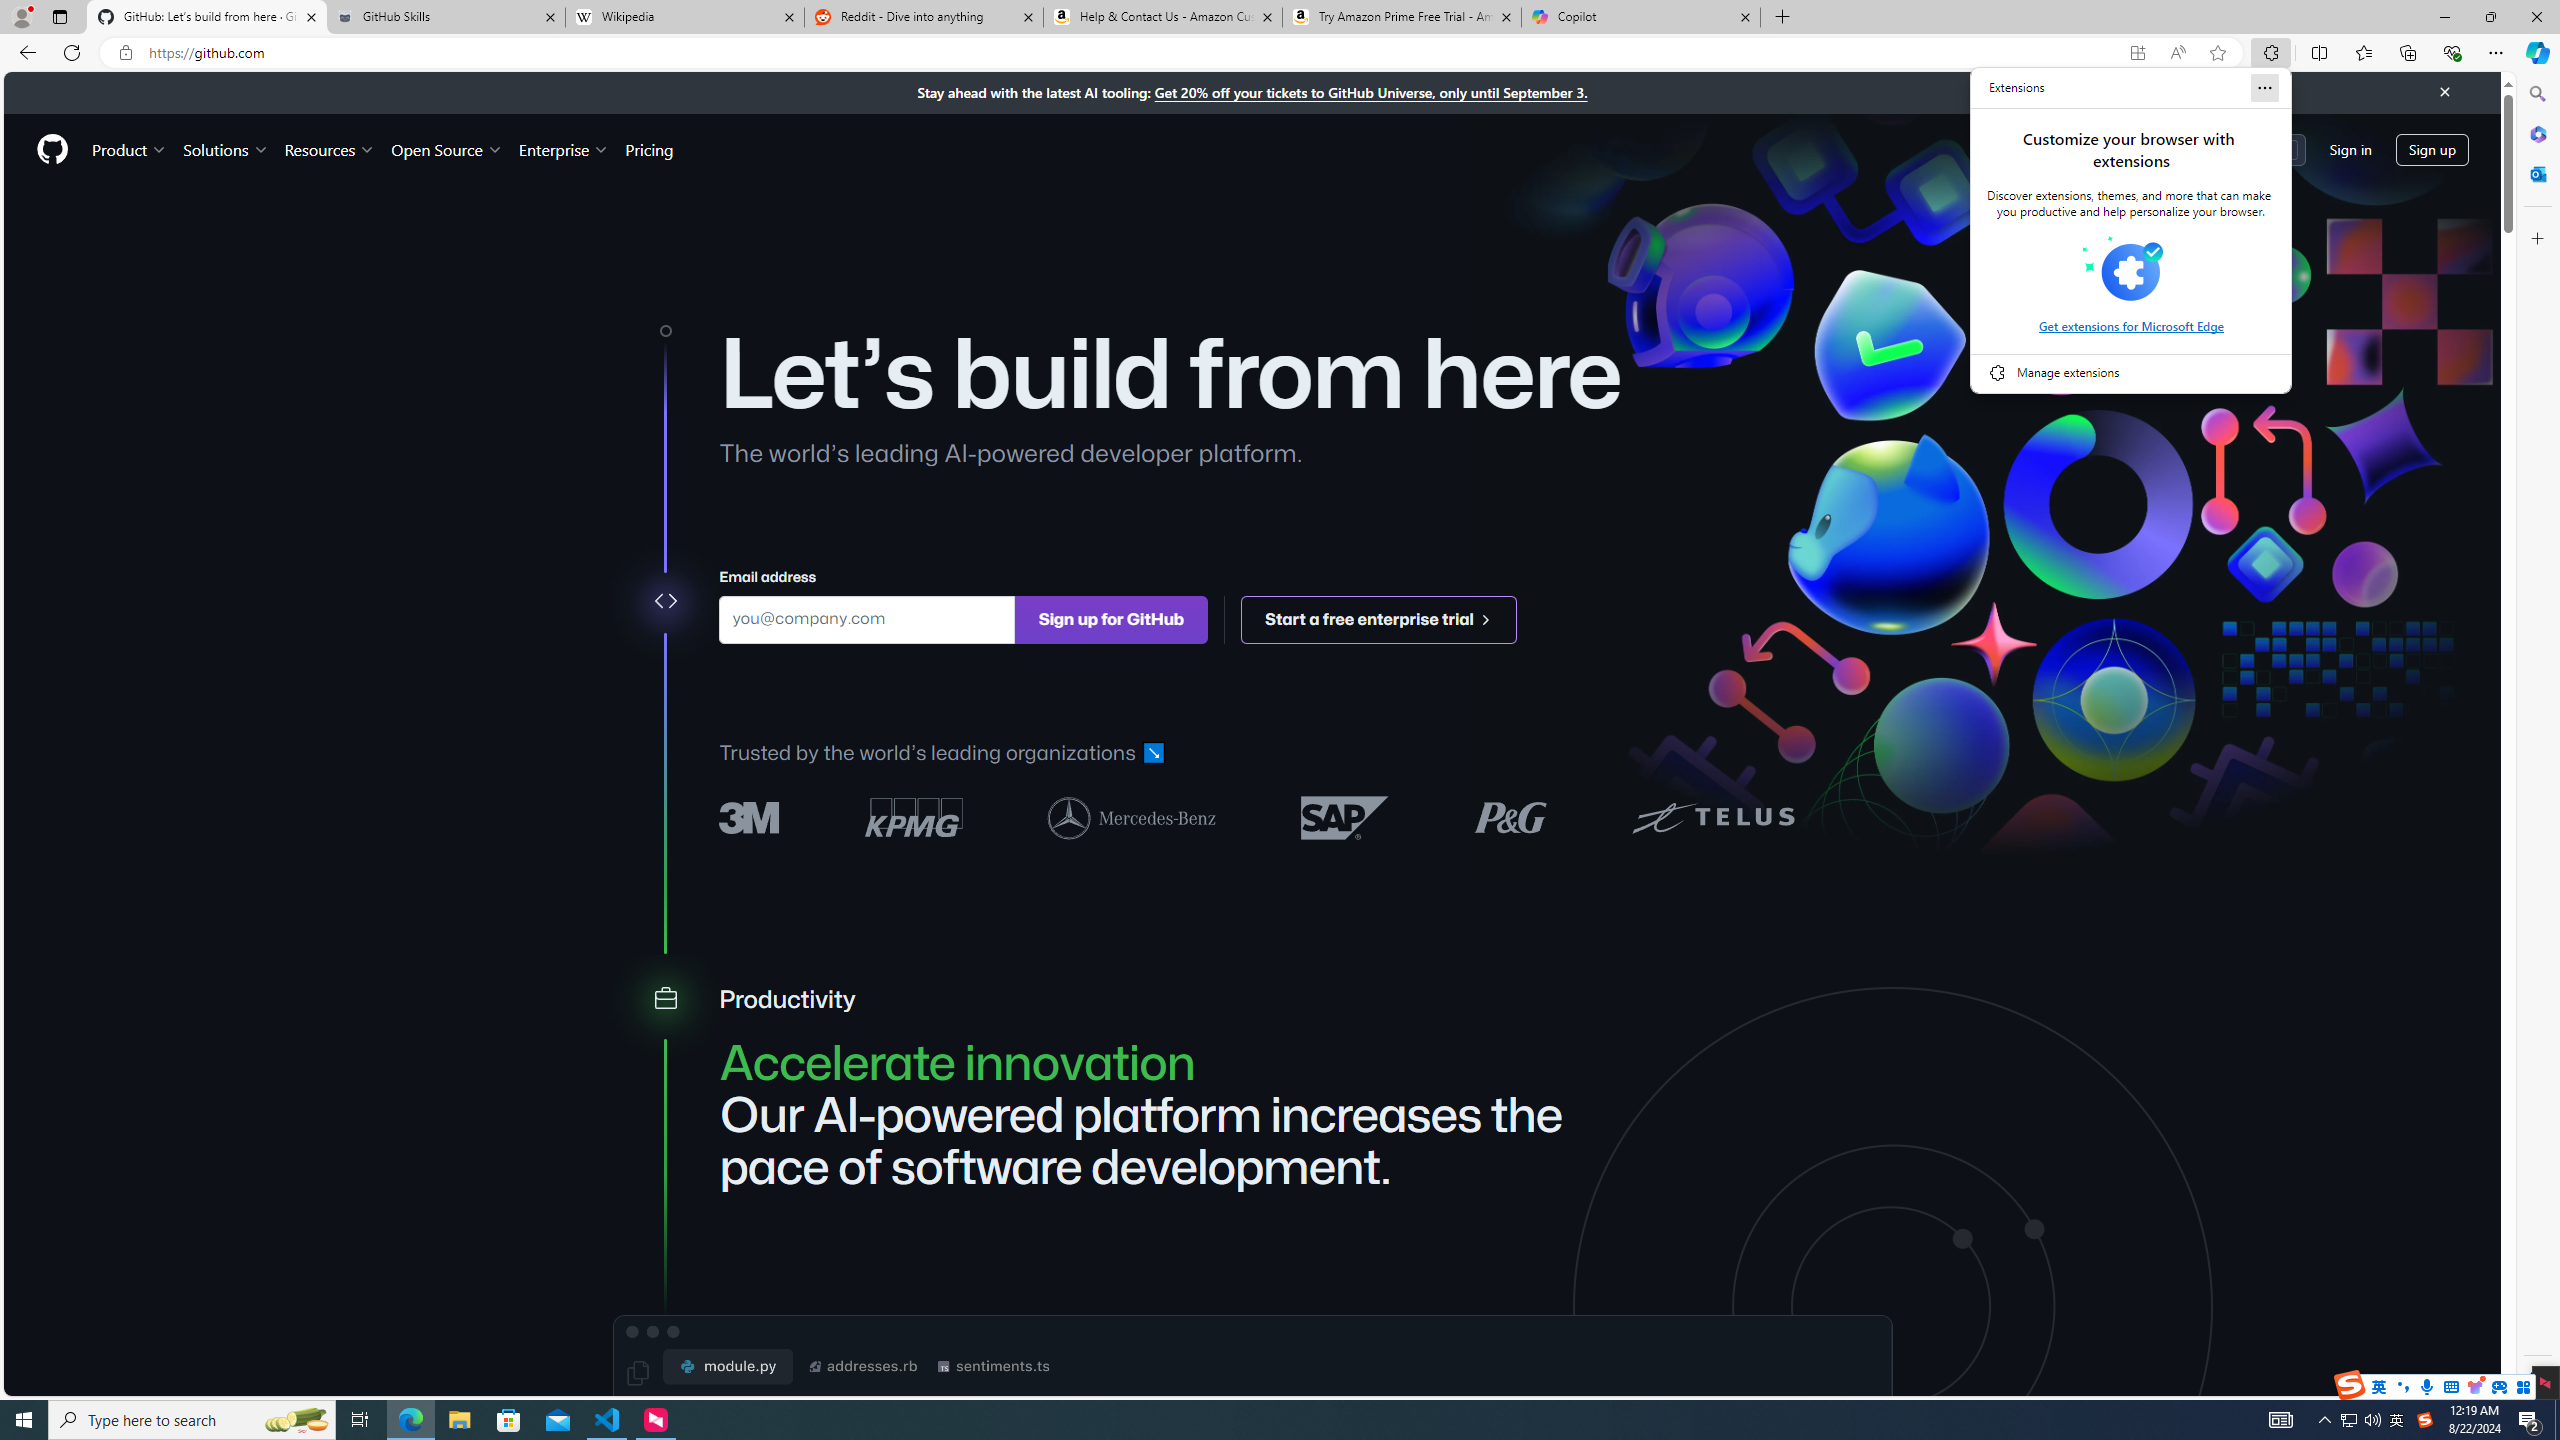 This screenshot has width=2560, height=1440. What do you see at coordinates (2131, 371) in the screenshot?
I see `'Manage extensions'` at bounding box center [2131, 371].